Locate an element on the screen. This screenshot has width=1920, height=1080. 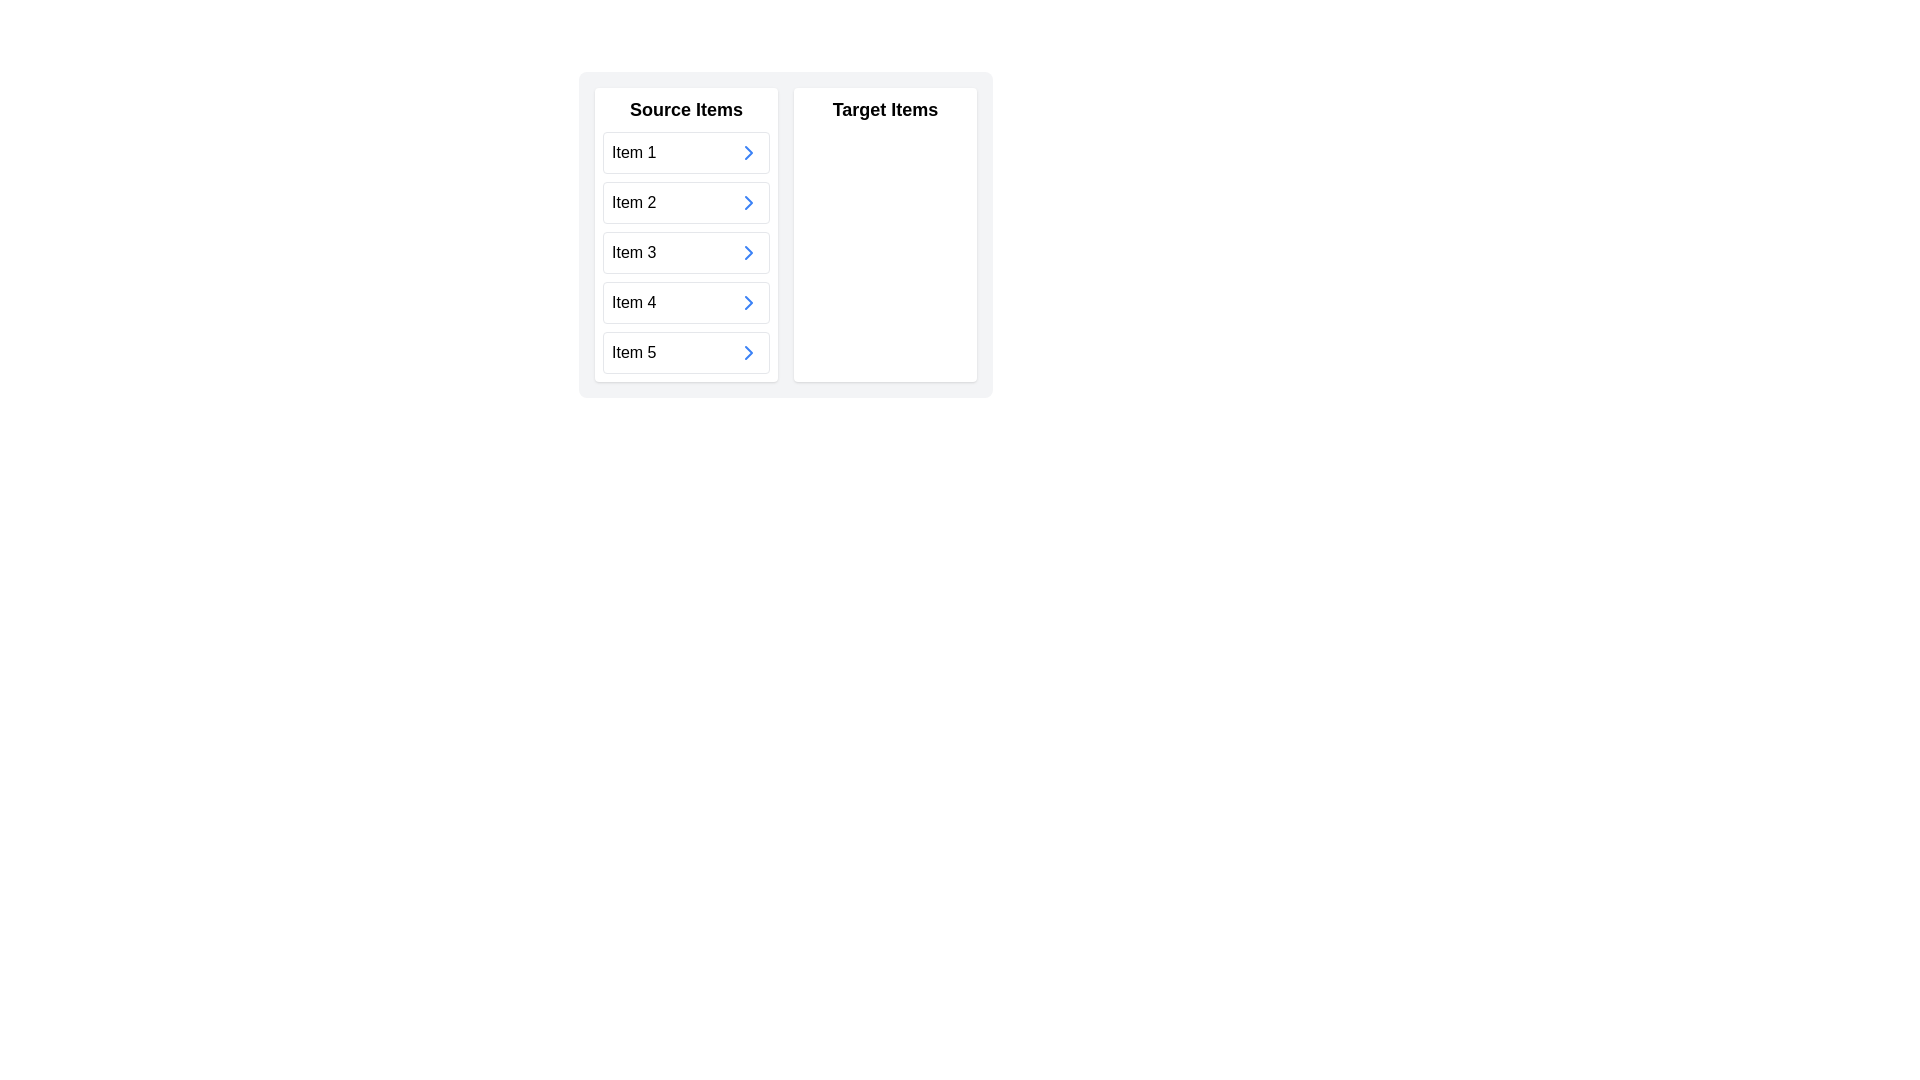
the third item labeled 'Item 3' in the 'Source Items' list to interact or navigate is located at coordinates (686, 252).